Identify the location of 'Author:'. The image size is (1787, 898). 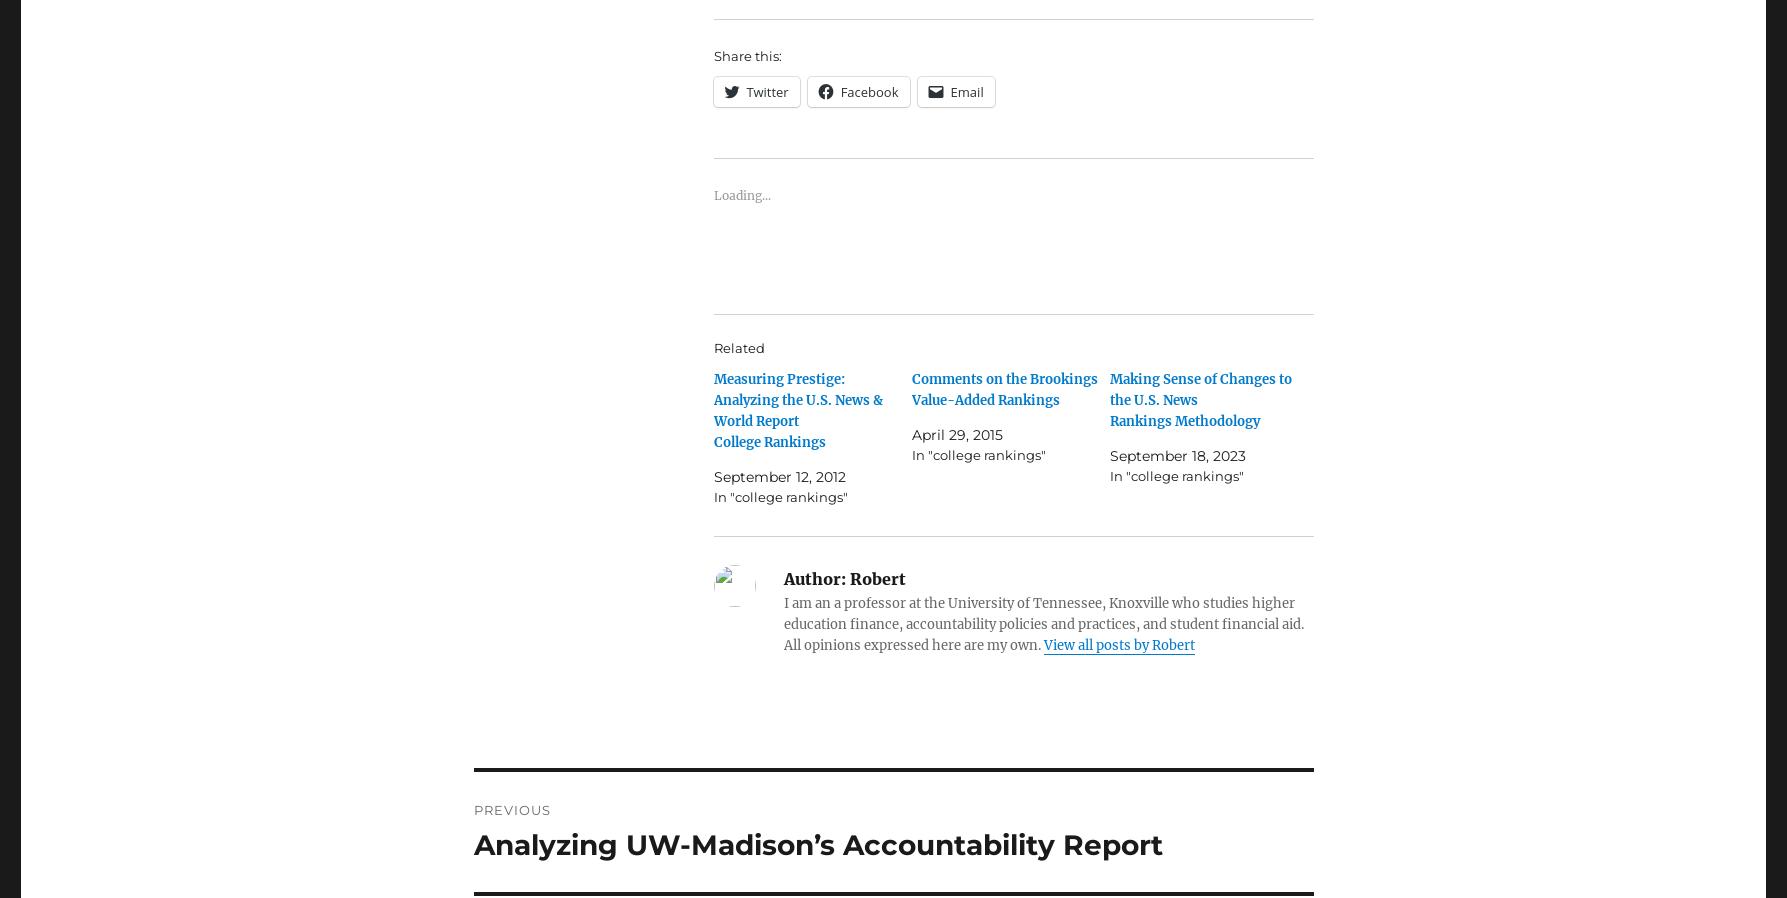
(783, 578).